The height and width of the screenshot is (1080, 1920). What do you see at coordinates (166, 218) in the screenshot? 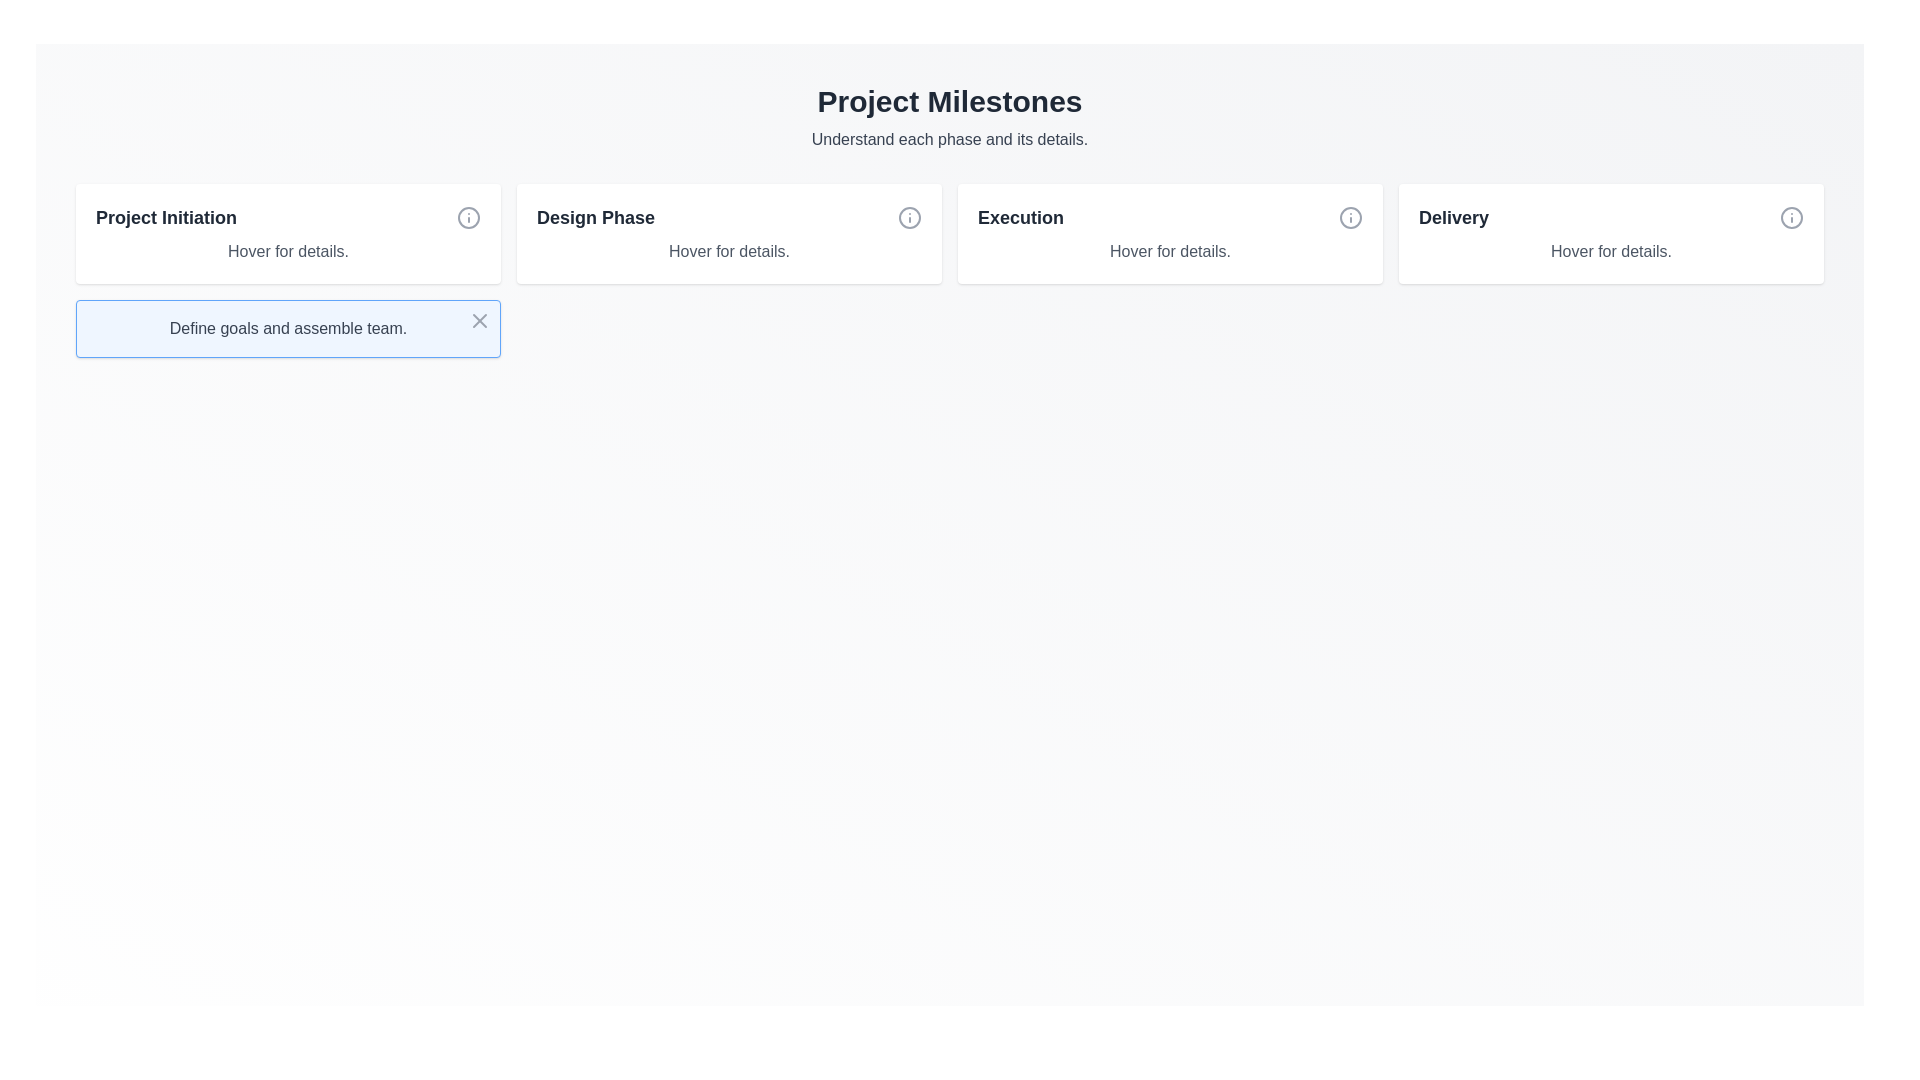
I see `the bold text label reading 'Project Initiation' located at the upper left segment of the rectangular card to trigger additional interactions` at bounding box center [166, 218].